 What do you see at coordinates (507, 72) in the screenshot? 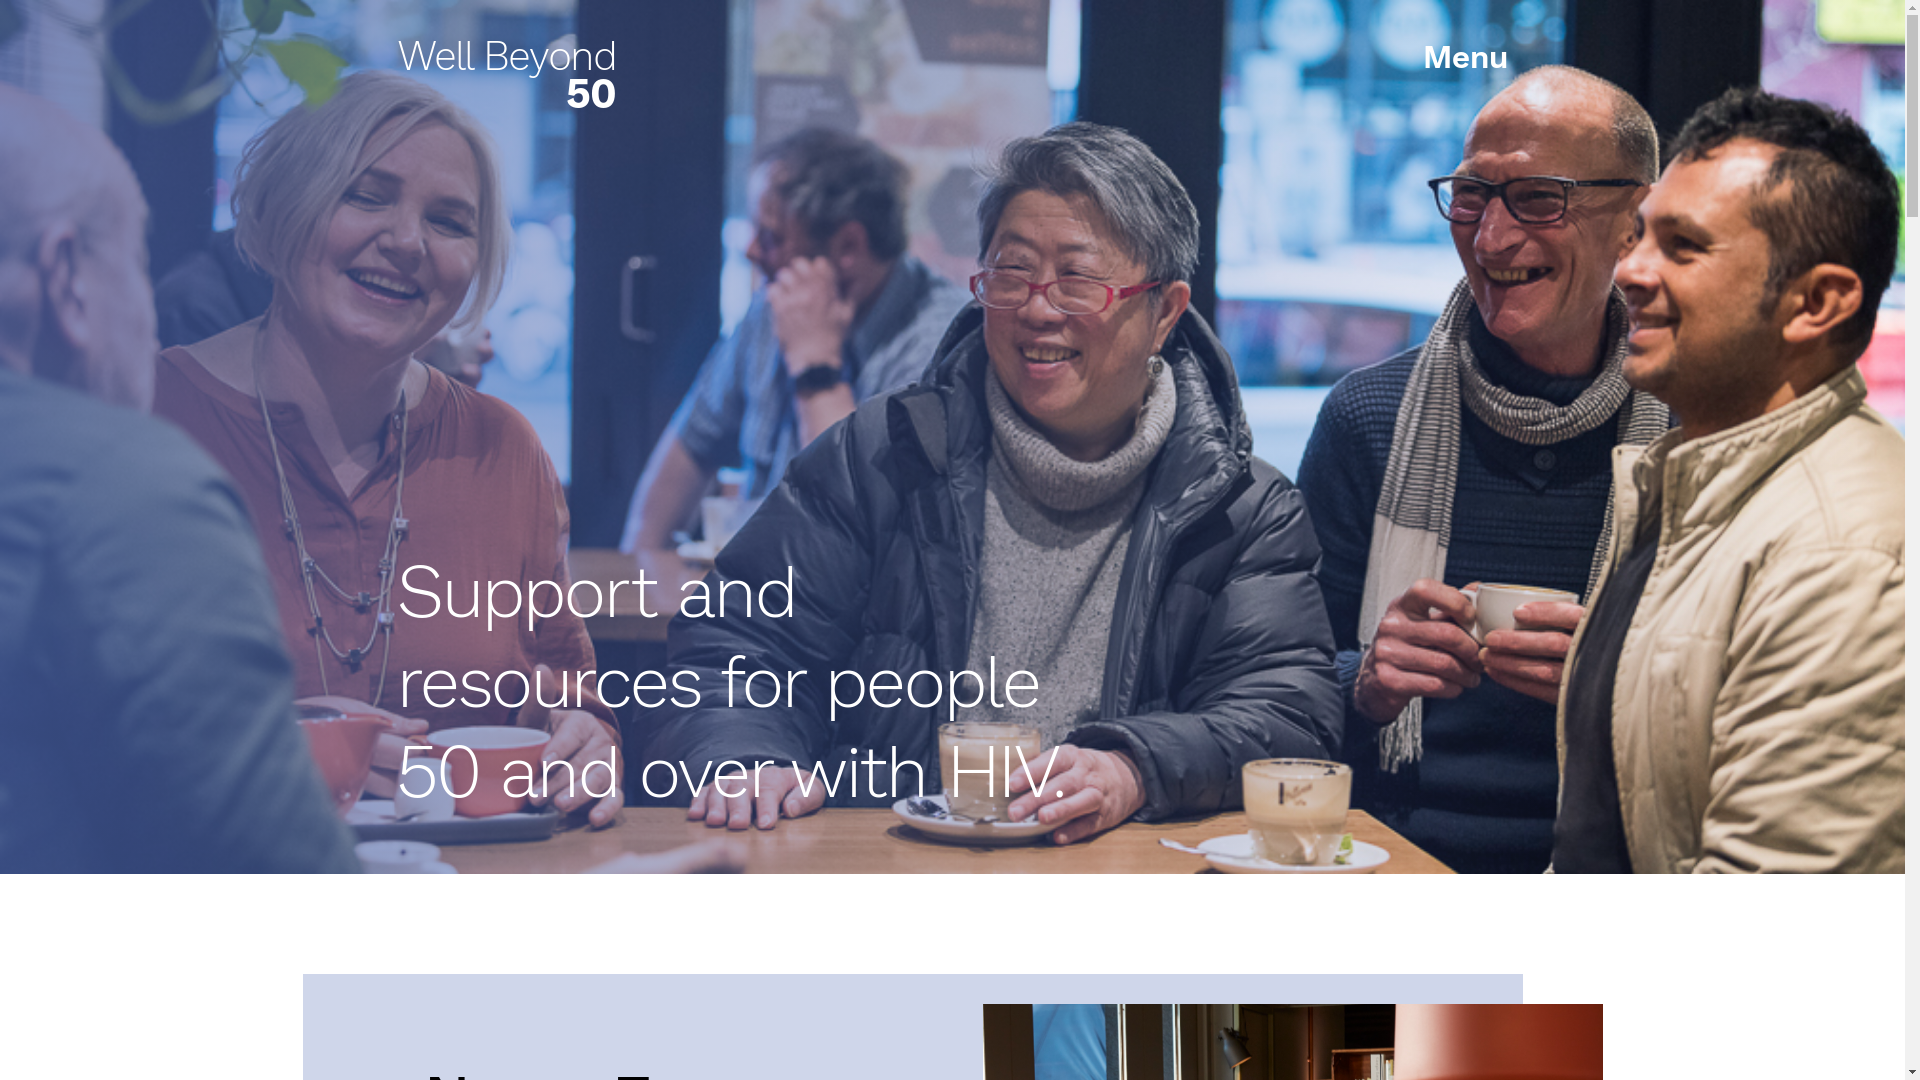
I see `'Well Beyond` at bounding box center [507, 72].